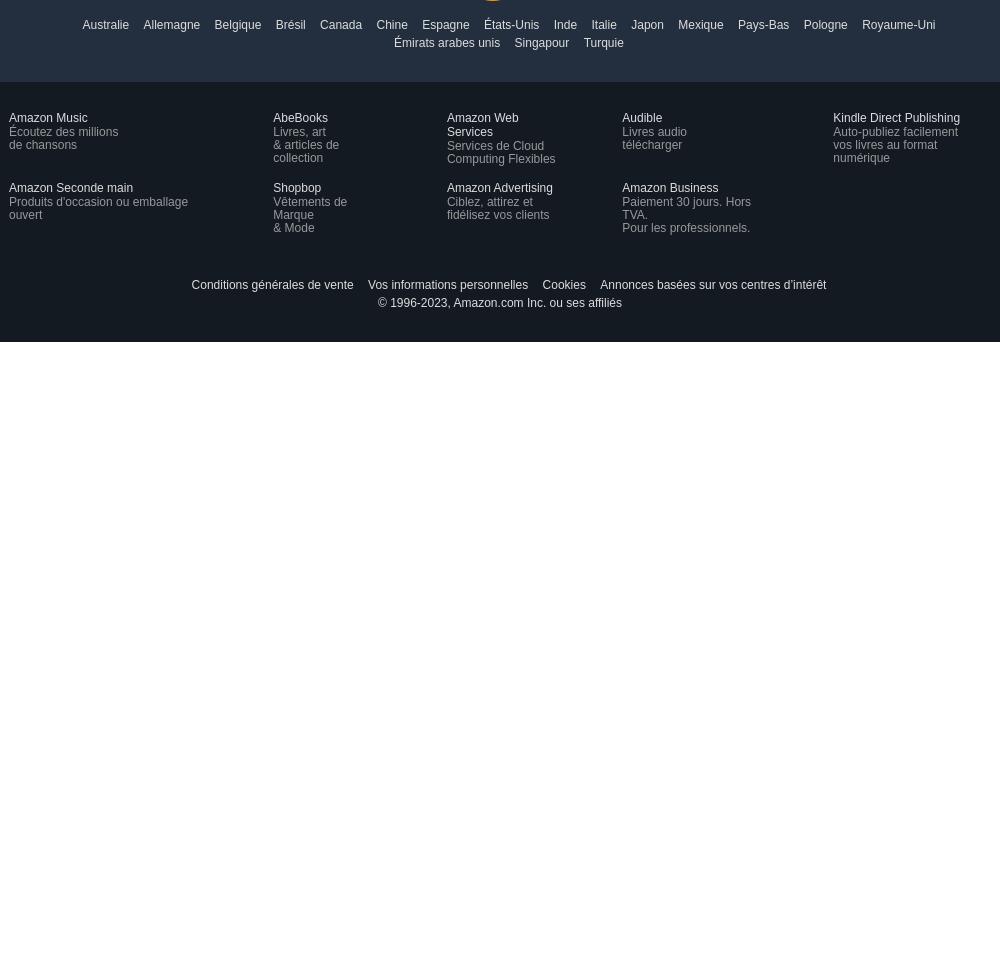  I want to click on 'Livres audio', so click(654, 129).